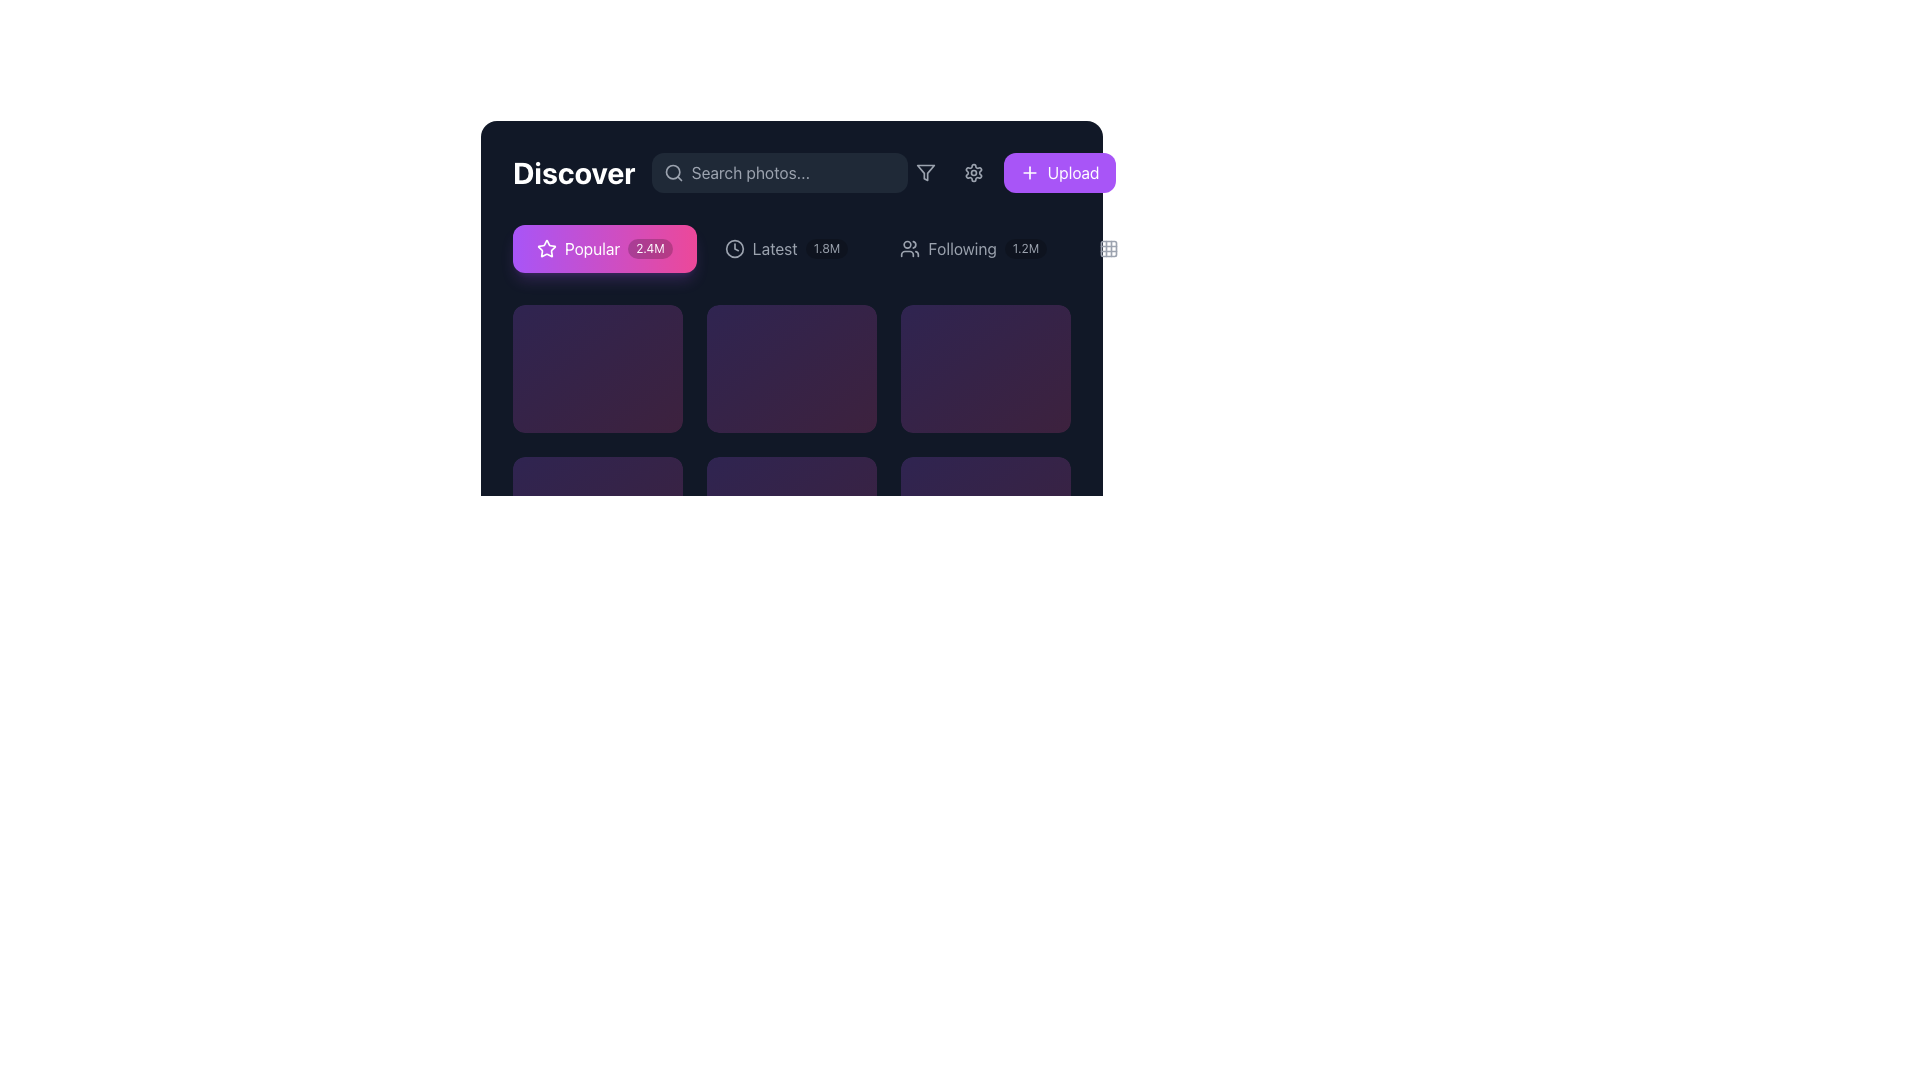 The width and height of the screenshot is (1920, 1080). Describe the element at coordinates (1058, 172) in the screenshot. I see `the upload button located at the right end of the row of buttons to initiate an upload` at that location.